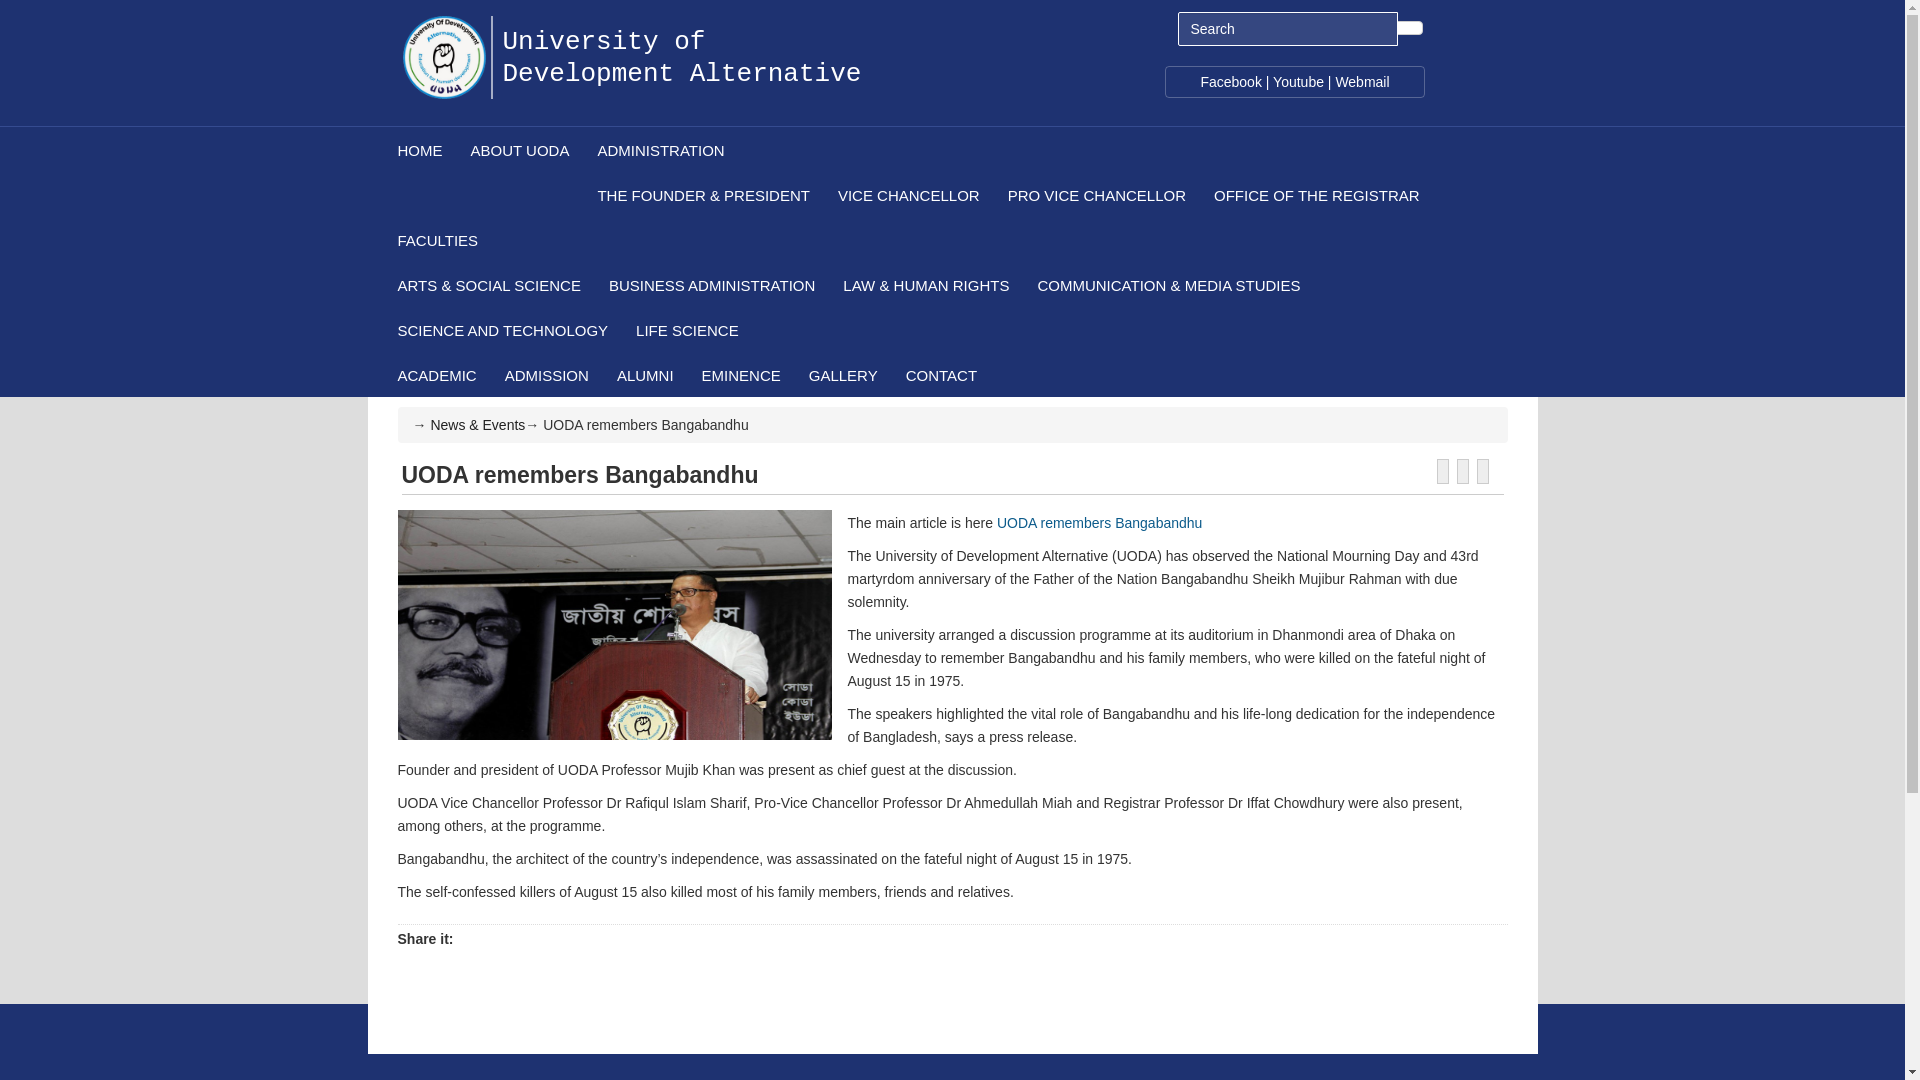 This screenshot has height=1080, width=1920. I want to click on 'VICE CHANCELLOR', so click(906, 194).